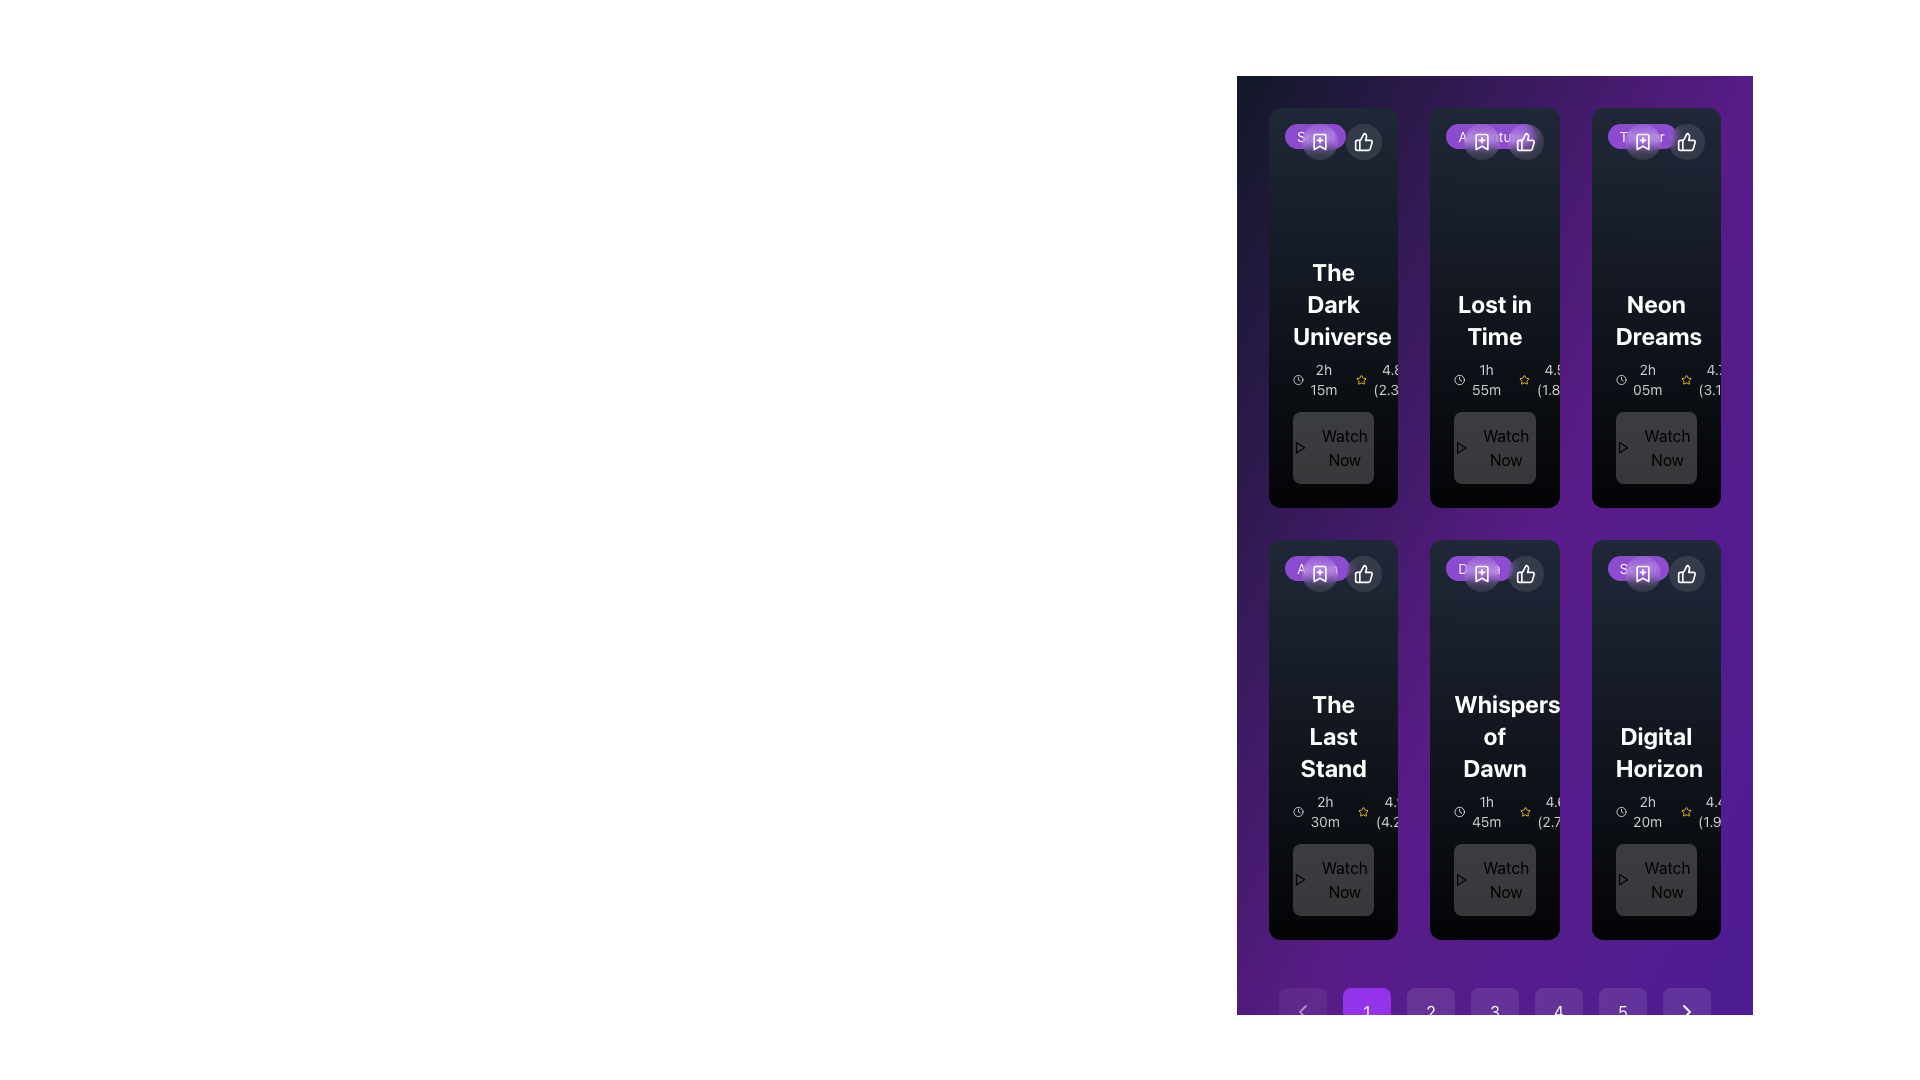 This screenshot has height=1080, width=1920. I want to click on the text label that serves as the title of the movie or show in the first row, second column of the grid layout, so click(1494, 319).